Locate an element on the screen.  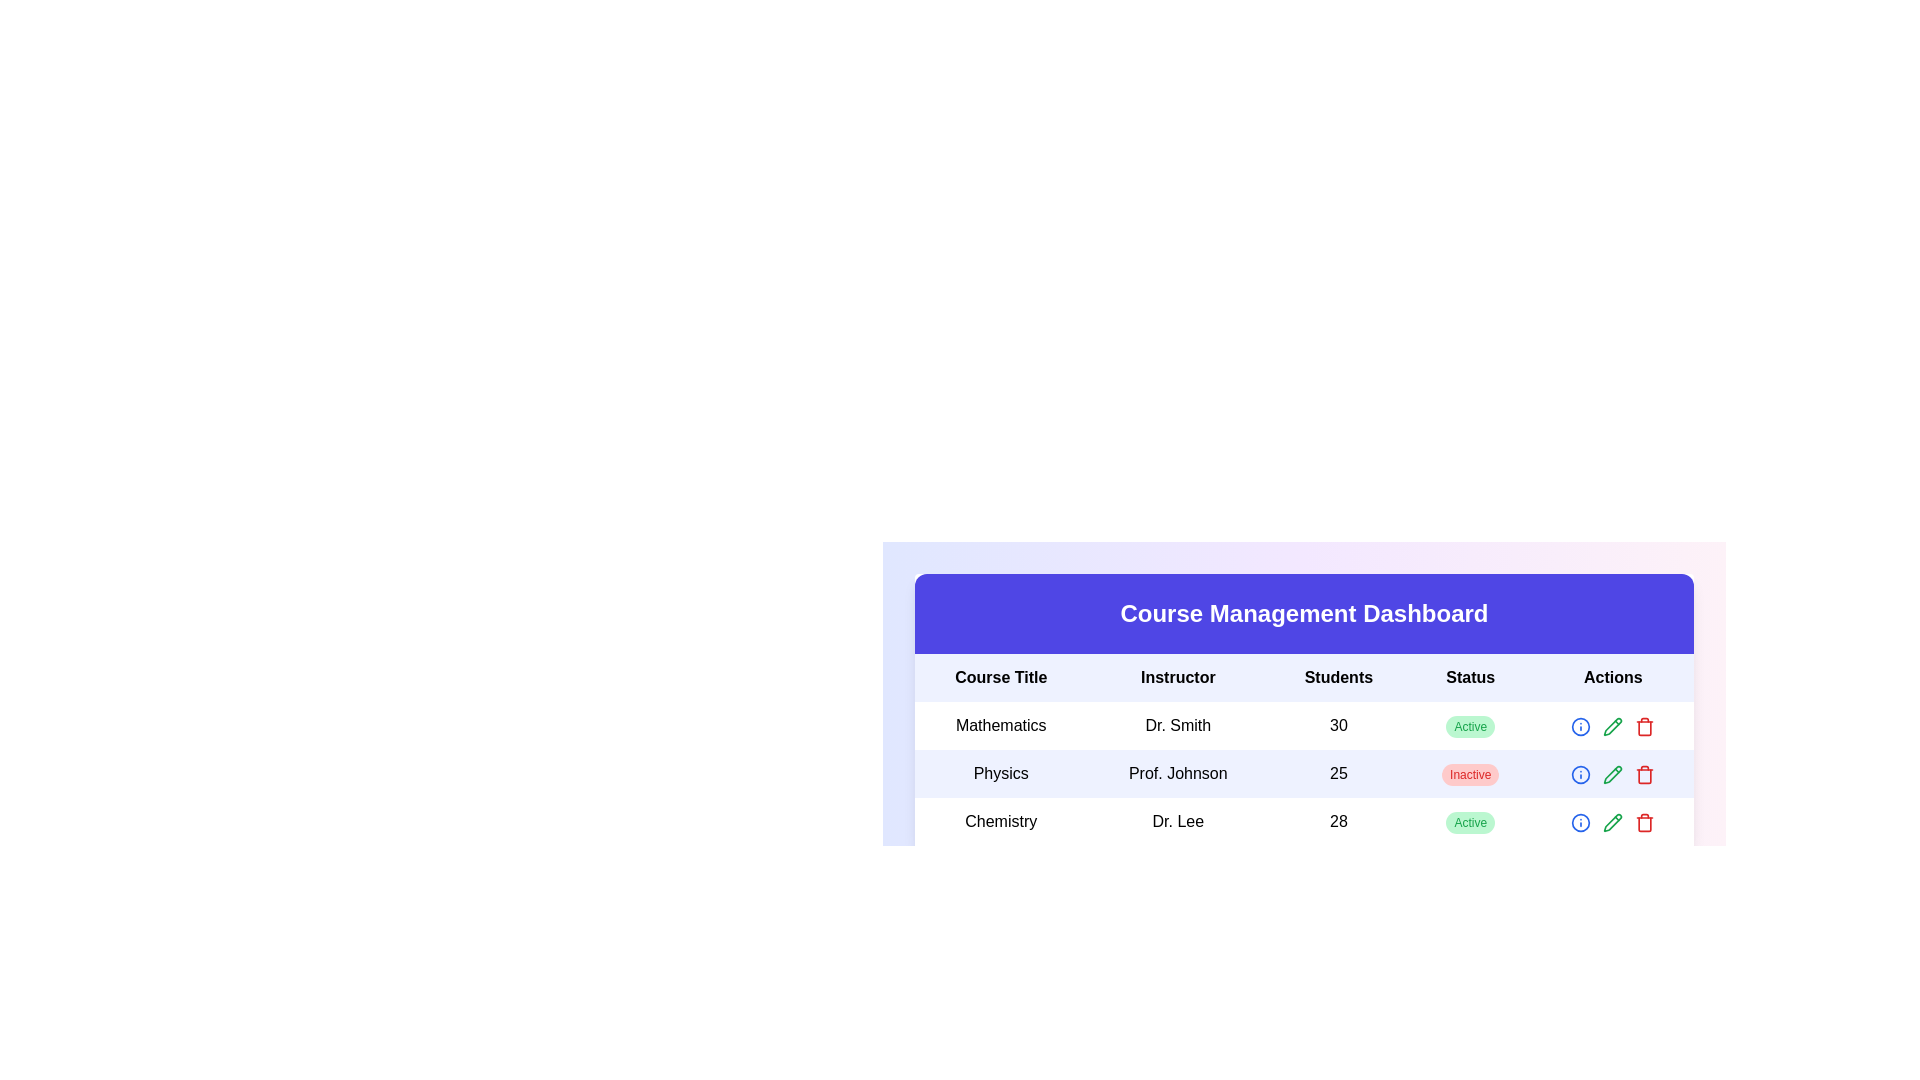
the 'Students' text label in the table header, which is the third entry from the left, rendered in bold black font is located at coordinates (1338, 677).